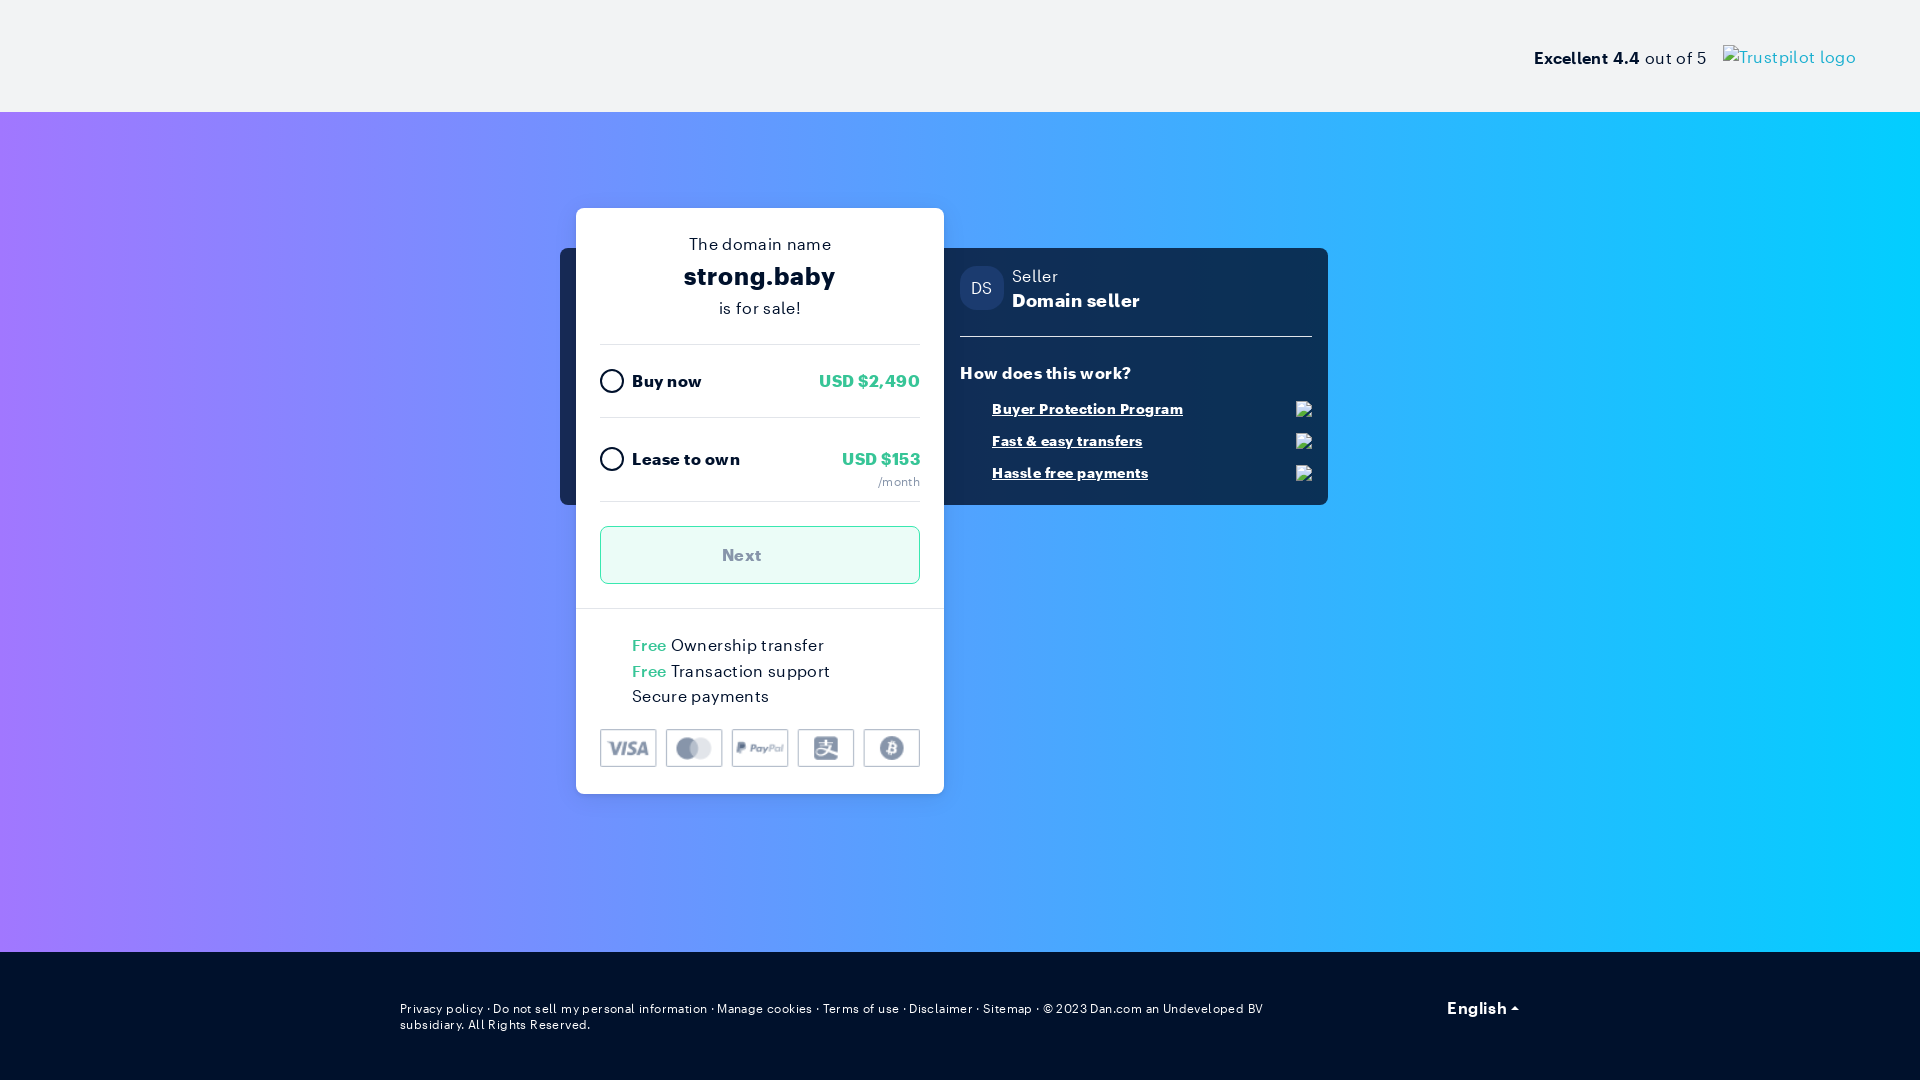 This screenshot has width=1920, height=1080. Describe the element at coordinates (983, 1007) in the screenshot. I see `'Sitemap'` at that location.